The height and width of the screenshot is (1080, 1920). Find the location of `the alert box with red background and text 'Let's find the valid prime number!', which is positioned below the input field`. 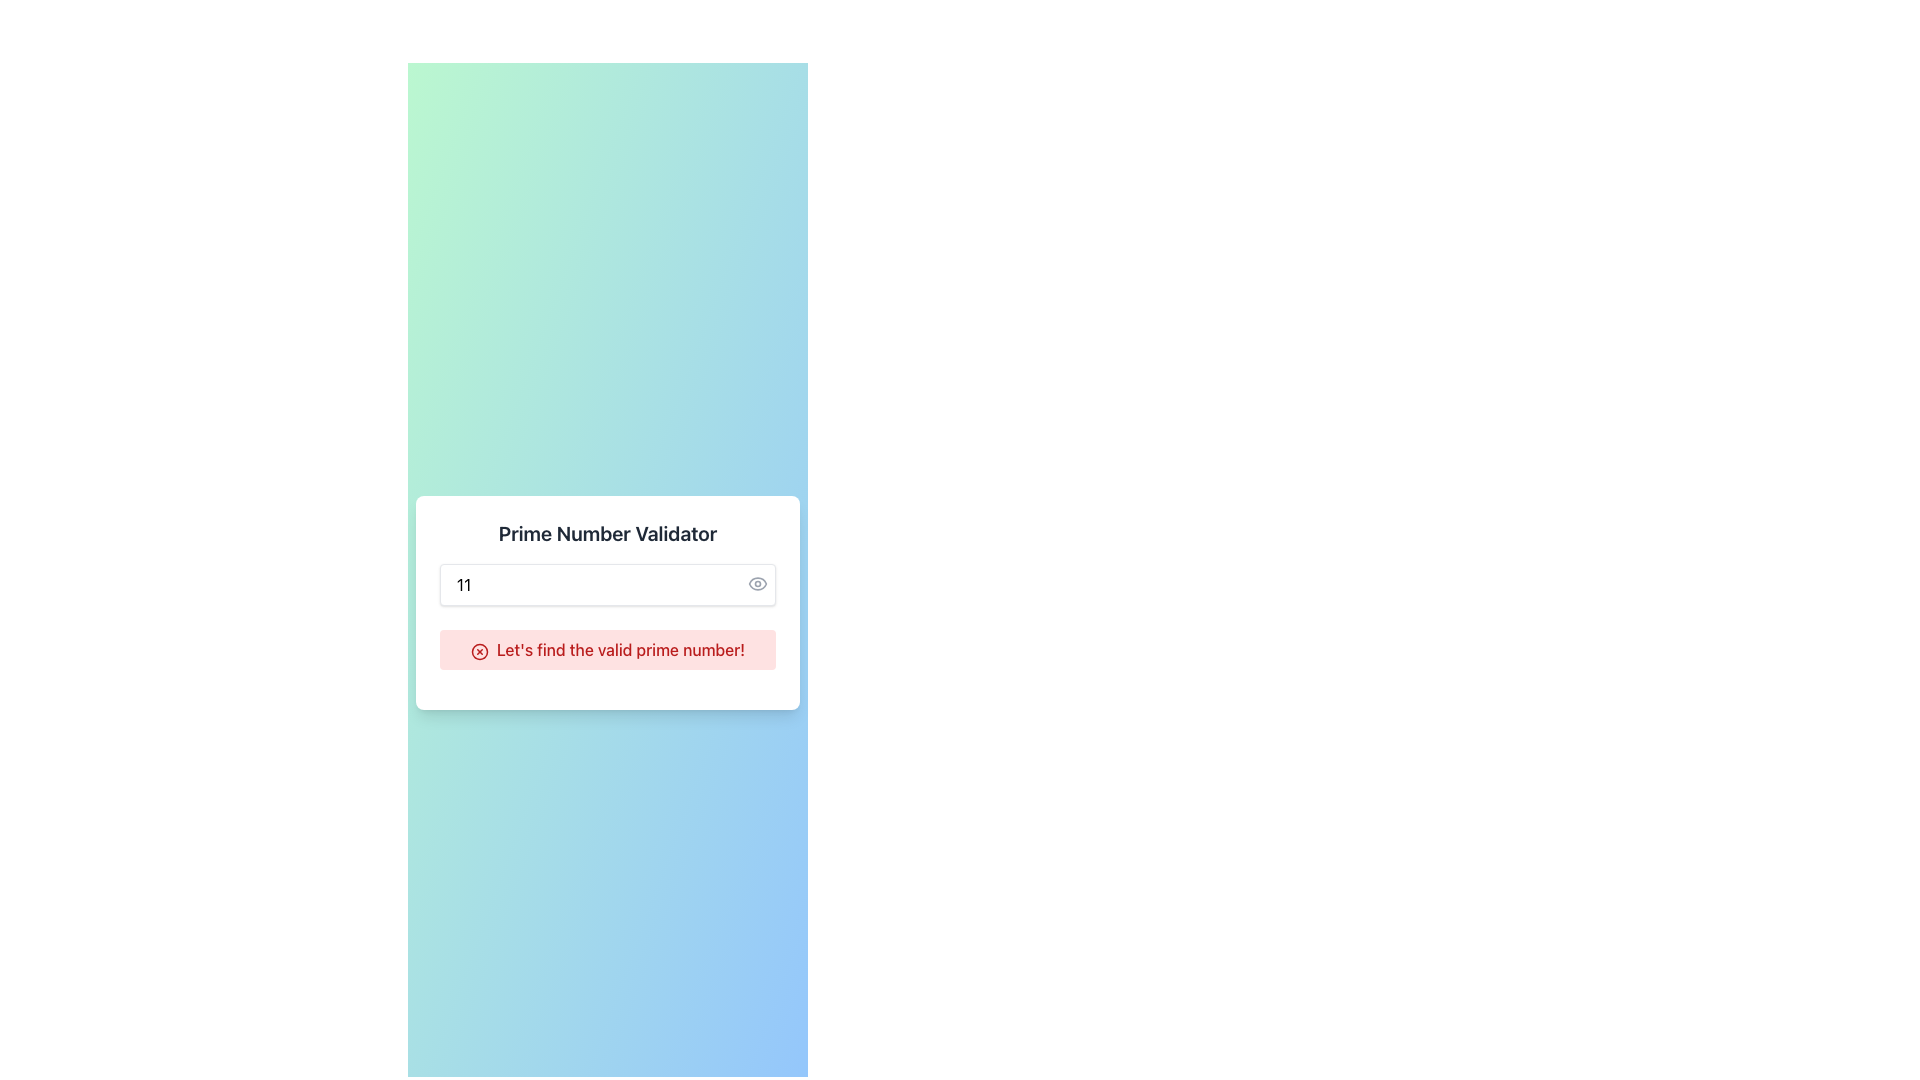

the alert box with red background and text 'Let's find the valid prime number!', which is positioned below the input field is located at coordinates (607, 650).